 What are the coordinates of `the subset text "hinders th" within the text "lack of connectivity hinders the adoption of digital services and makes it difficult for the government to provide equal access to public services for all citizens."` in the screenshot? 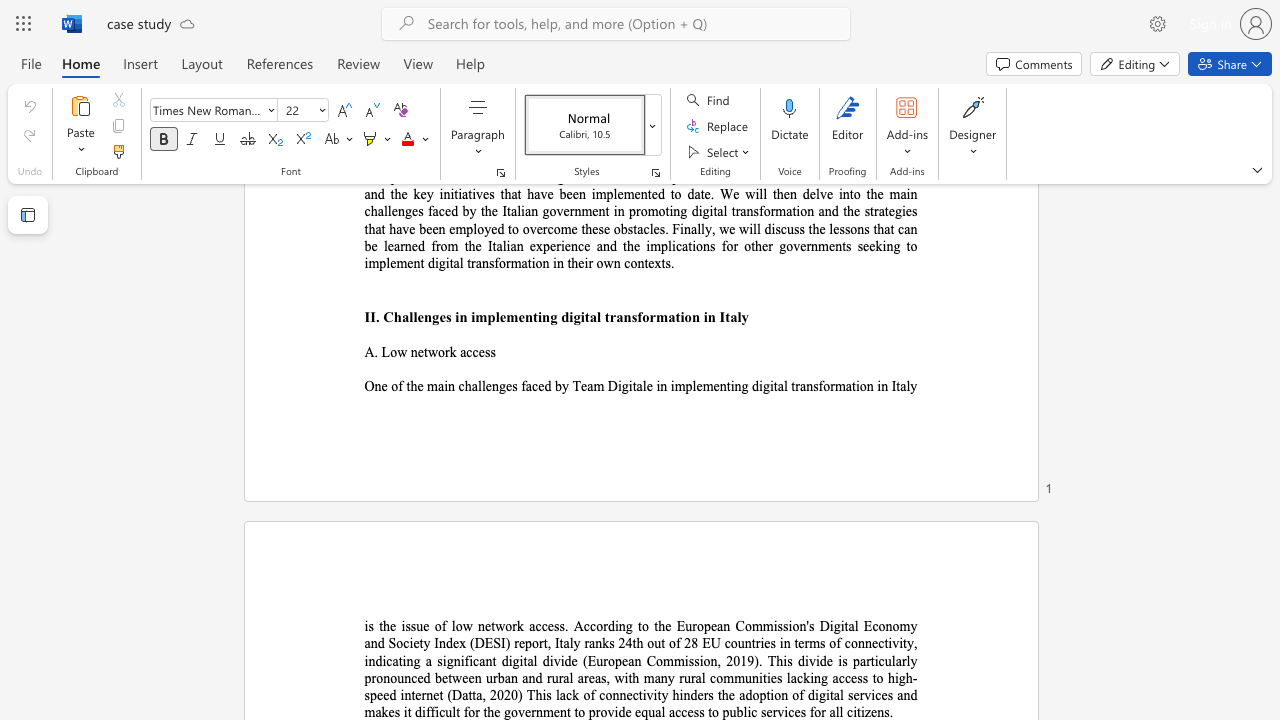 It's located at (672, 694).